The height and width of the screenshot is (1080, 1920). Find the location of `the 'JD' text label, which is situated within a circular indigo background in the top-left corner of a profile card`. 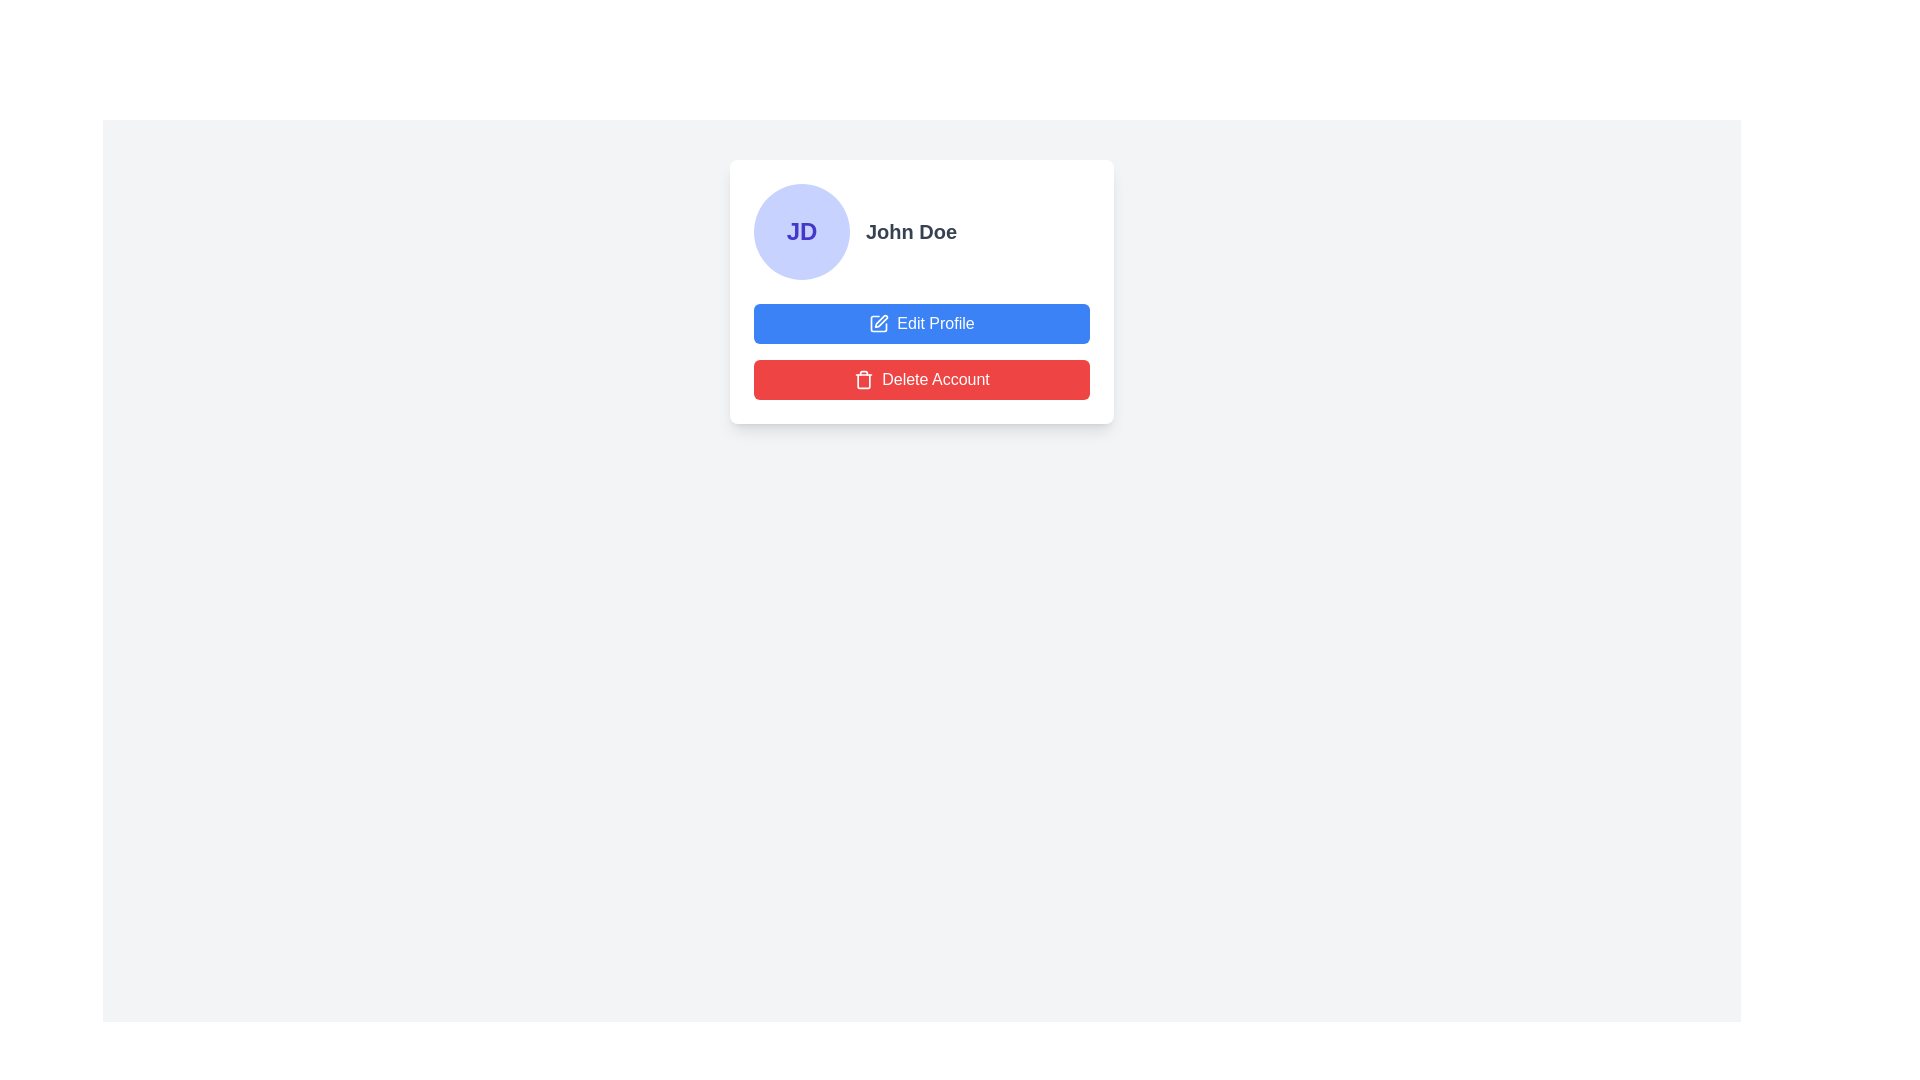

the 'JD' text label, which is situated within a circular indigo background in the top-left corner of a profile card is located at coordinates (801, 230).